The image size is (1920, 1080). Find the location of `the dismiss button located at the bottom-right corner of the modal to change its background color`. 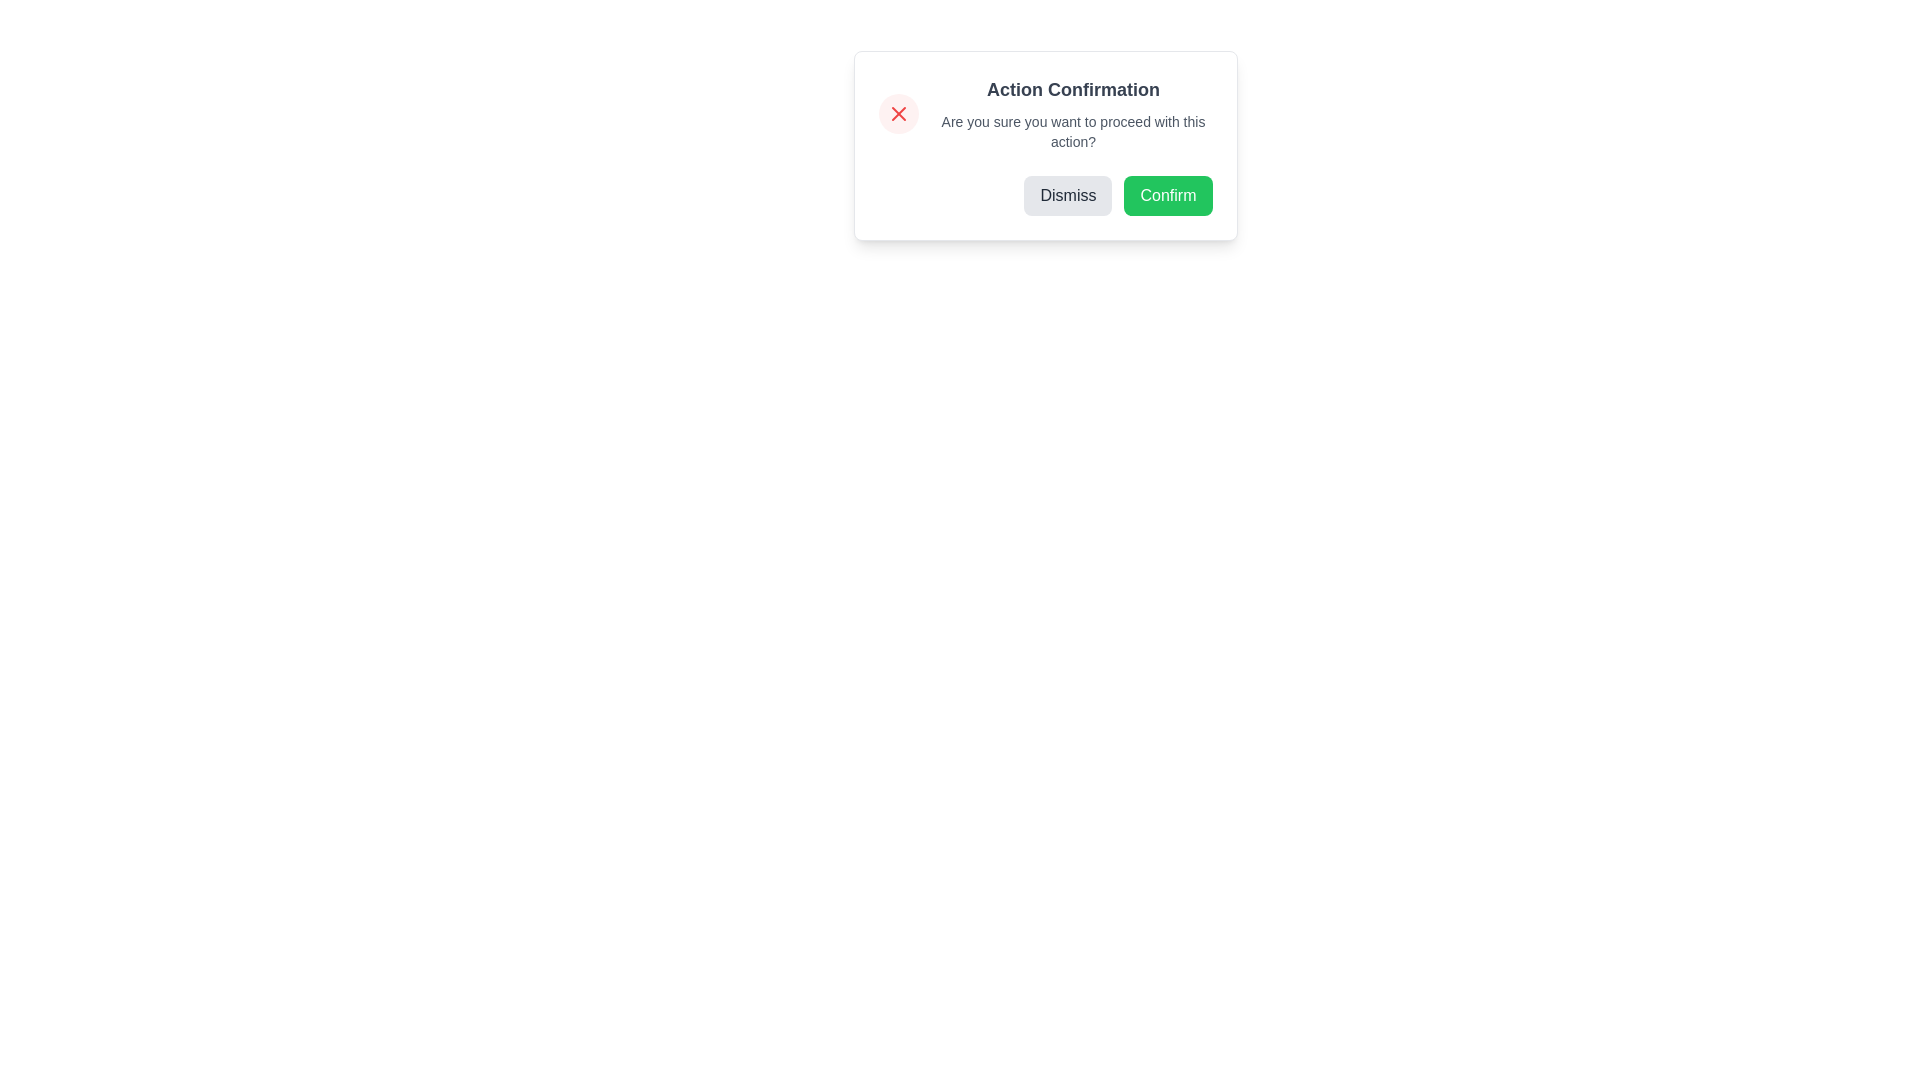

the dismiss button located at the bottom-right corner of the modal to change its background color is located at coordinates (1067, 196).